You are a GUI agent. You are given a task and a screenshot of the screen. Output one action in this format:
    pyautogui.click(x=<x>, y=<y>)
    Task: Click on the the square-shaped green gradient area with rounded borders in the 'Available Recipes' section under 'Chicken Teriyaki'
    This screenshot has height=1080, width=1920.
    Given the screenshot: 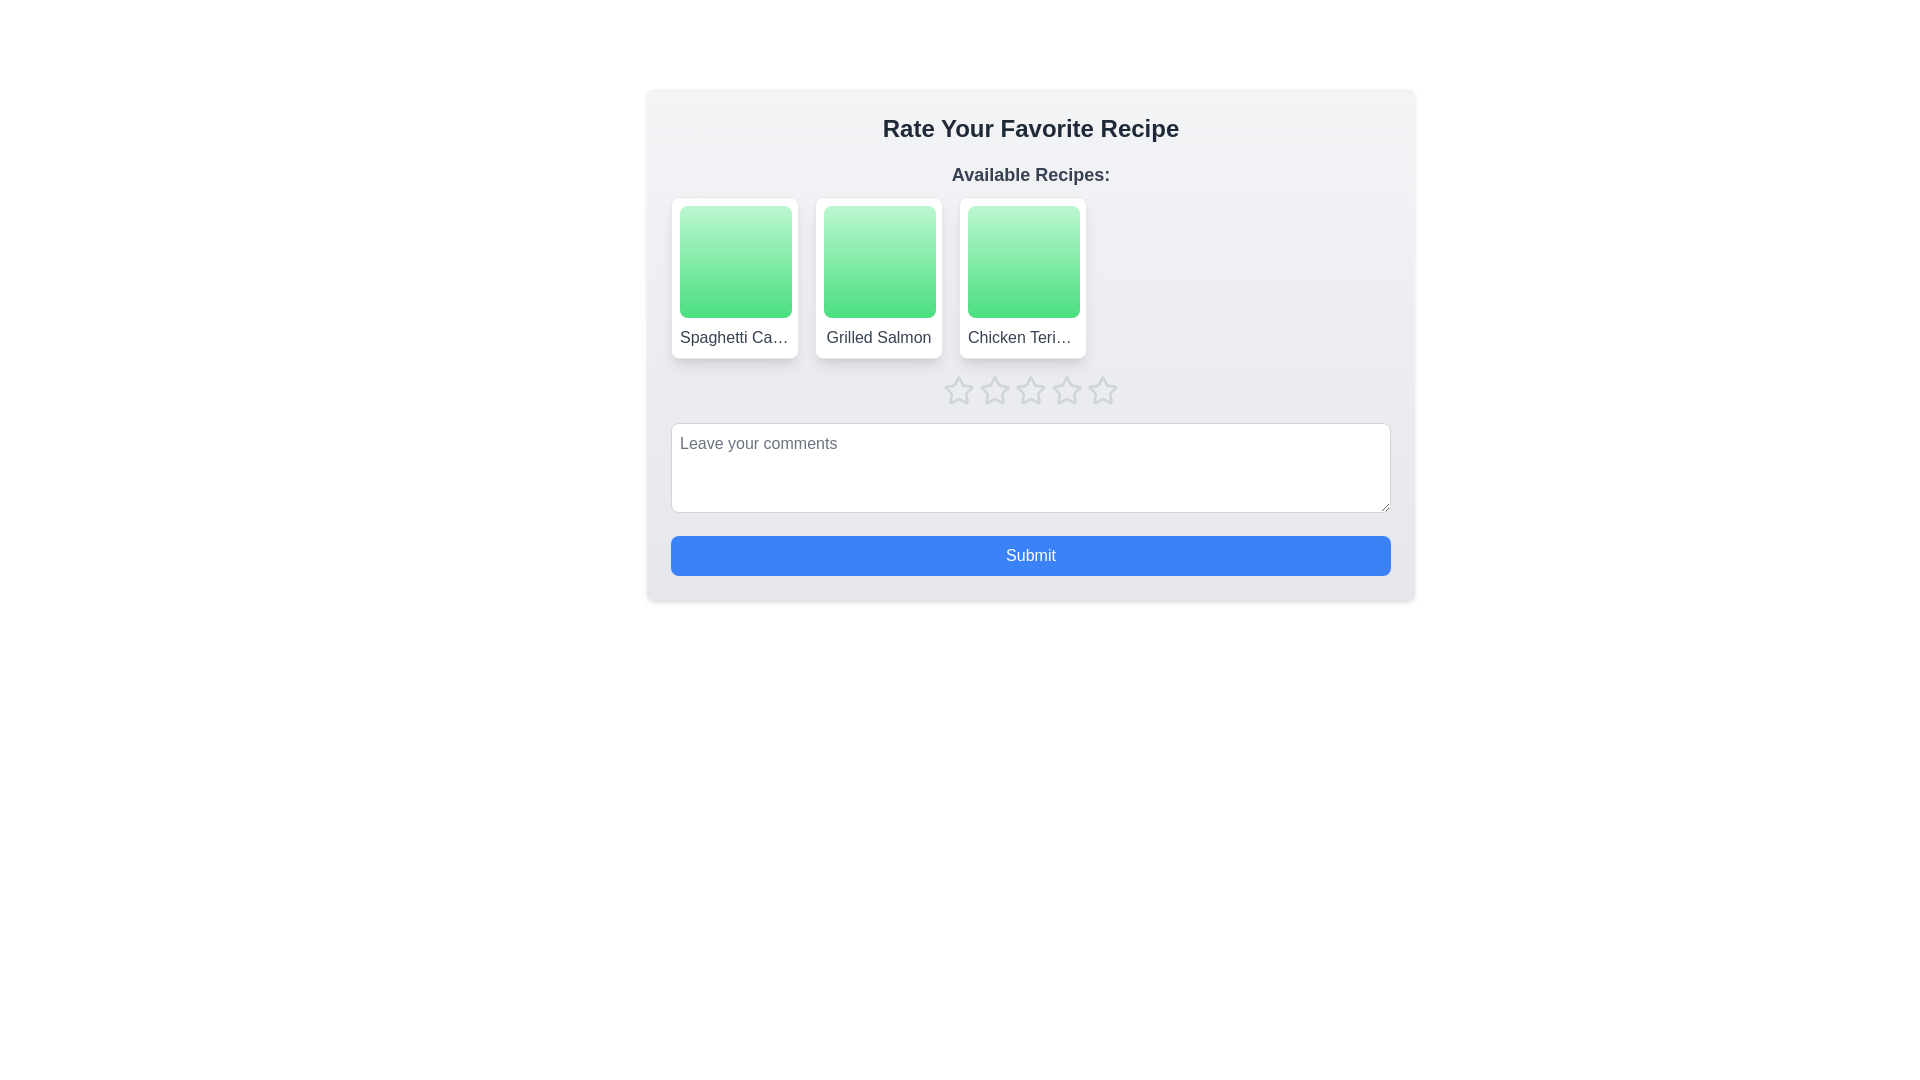 What is the action you would take?
    pyautogui.click(x=1023, y=261)
    